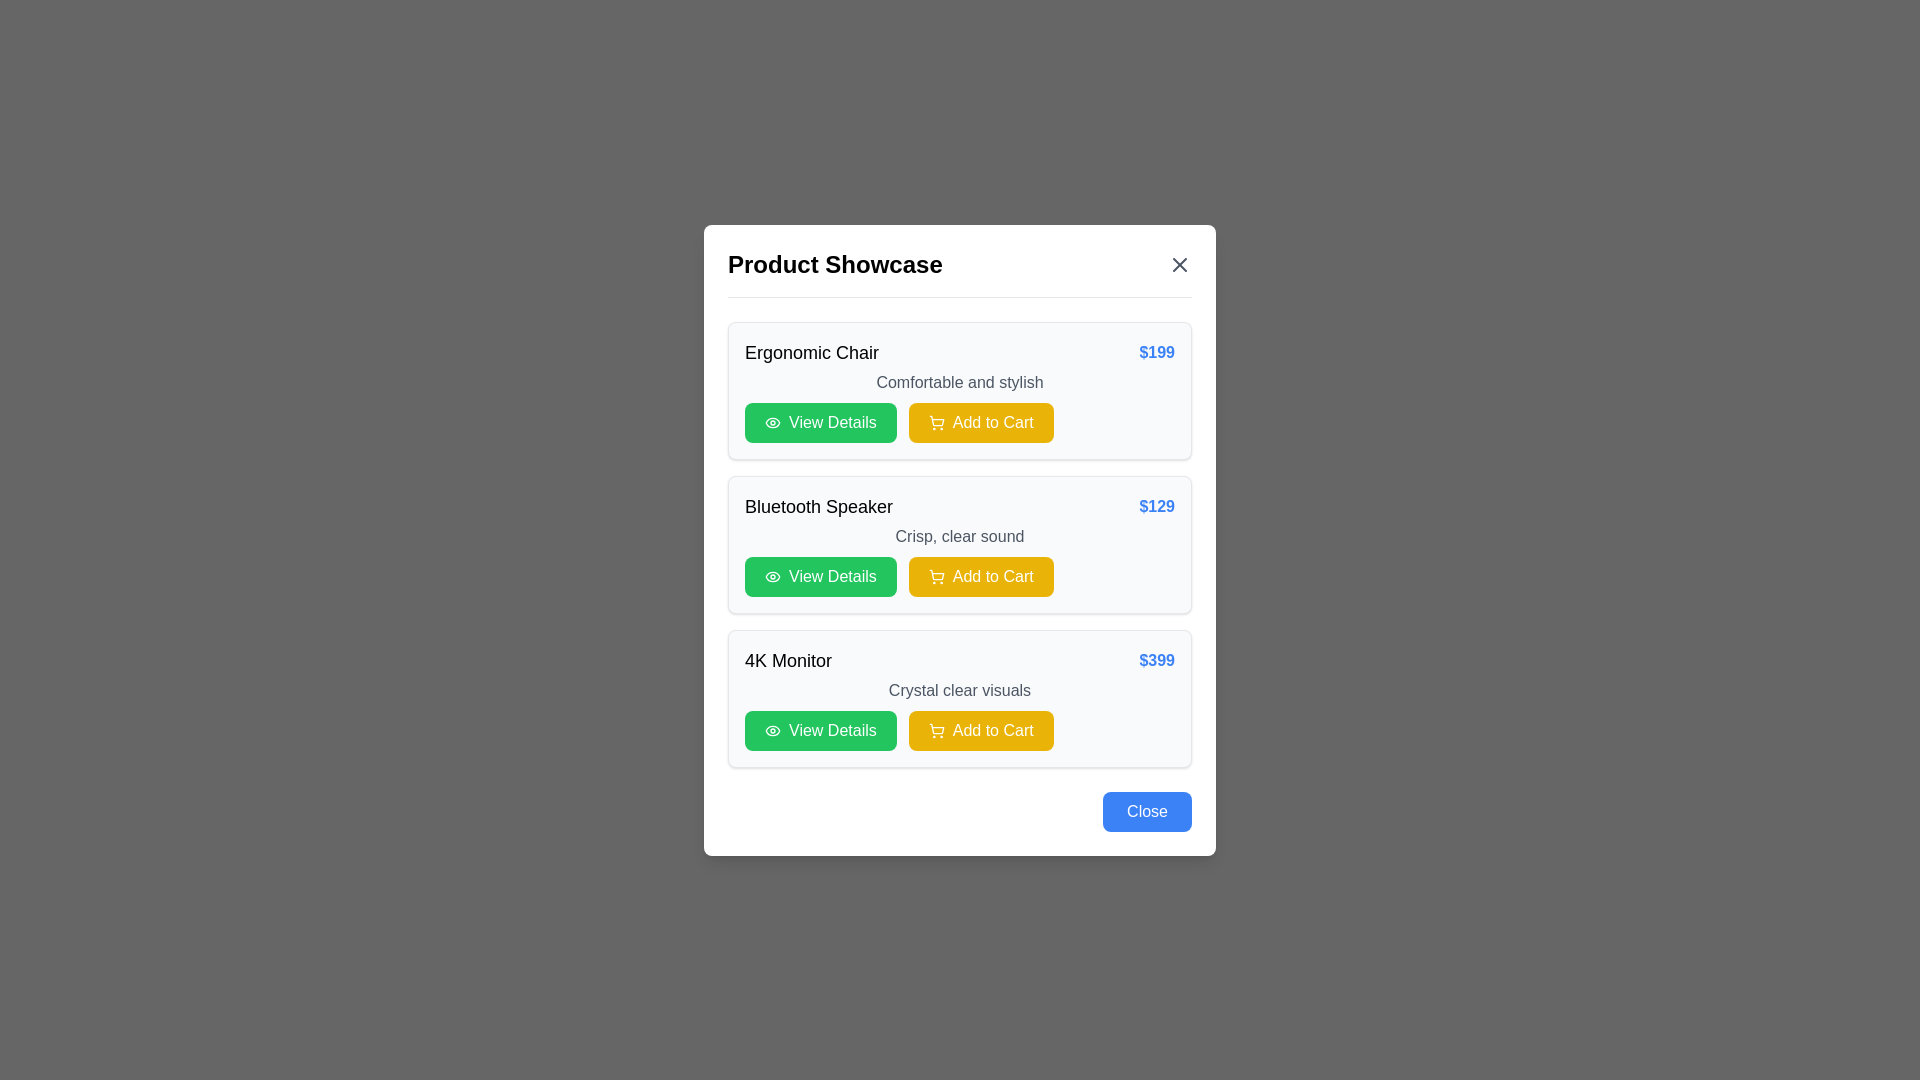  I want to click on the small eye icon styled with green and white colors, located to the left of the 'View Details' text button within the green rectangular background of the 4K Monitor product card, so click(771, 730).